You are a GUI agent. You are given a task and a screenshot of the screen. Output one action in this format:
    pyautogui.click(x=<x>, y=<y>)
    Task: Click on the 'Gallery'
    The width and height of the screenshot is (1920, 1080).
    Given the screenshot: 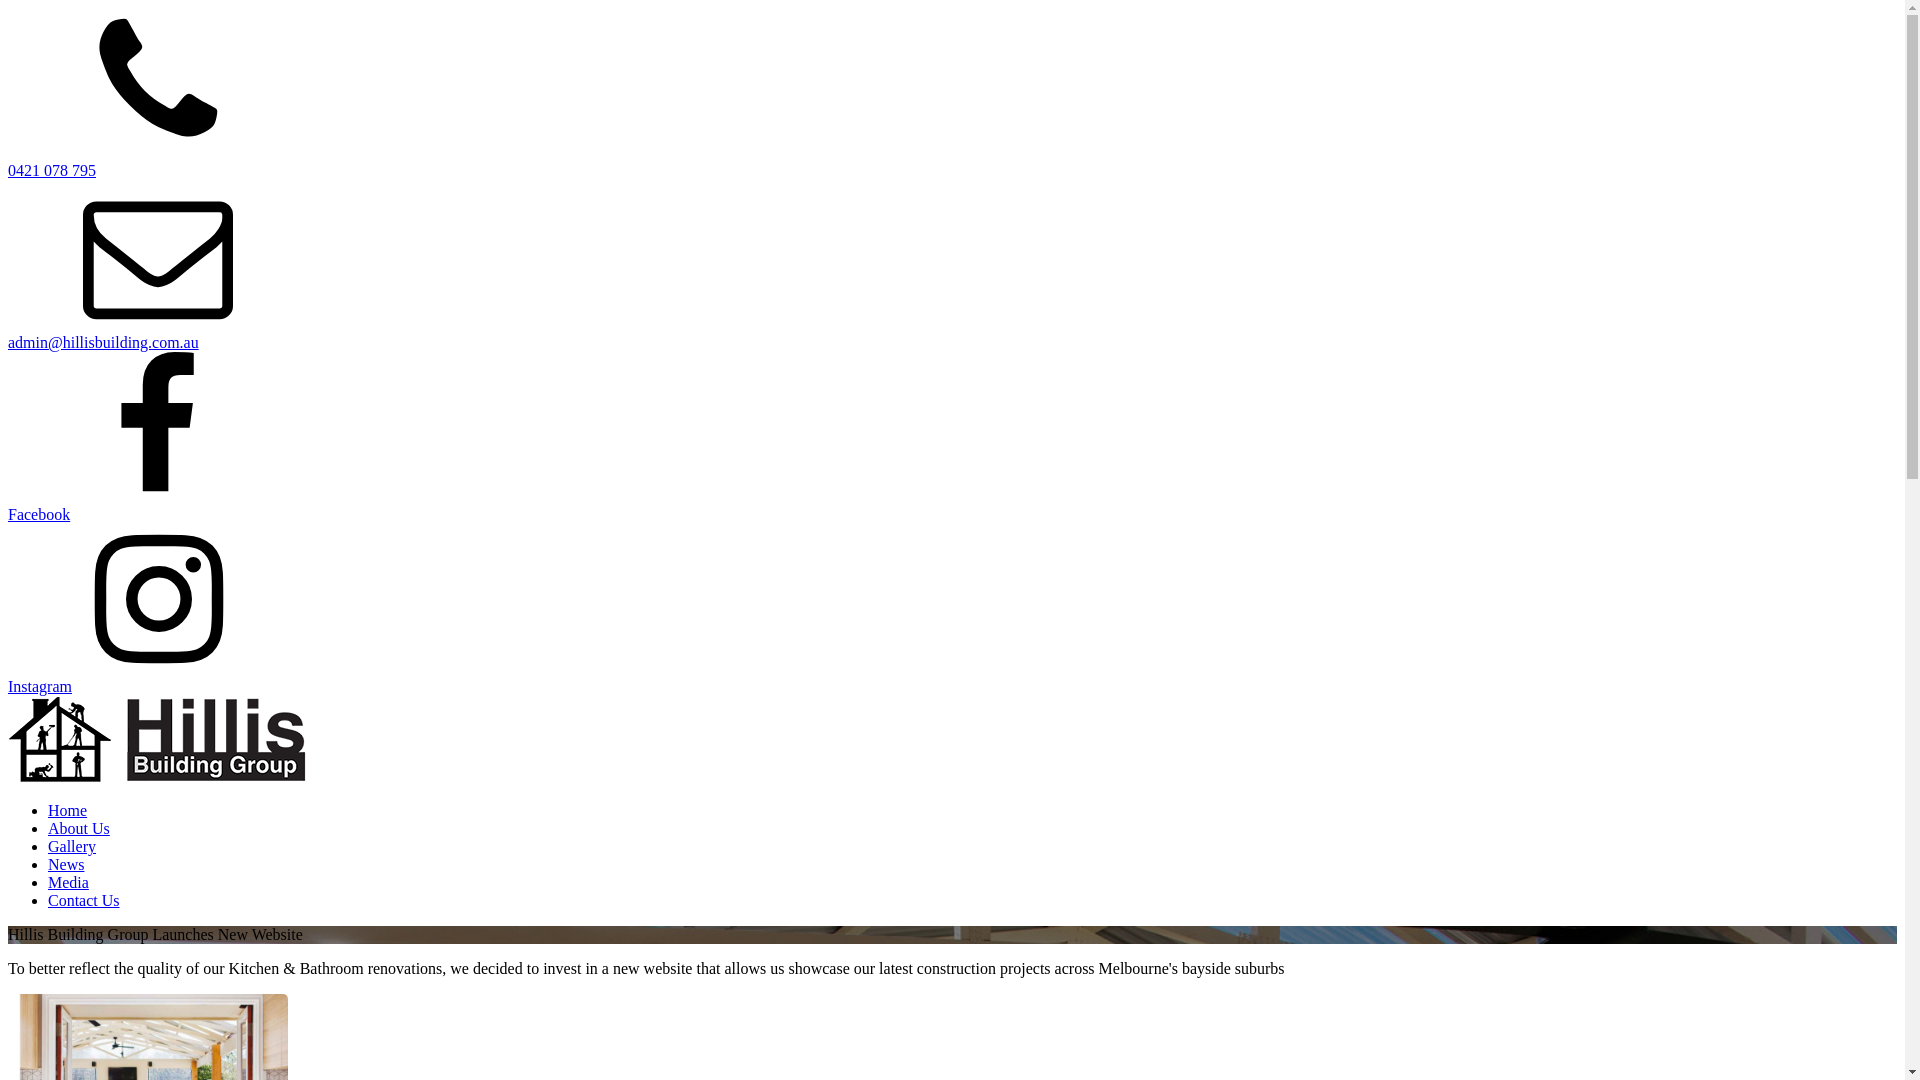 What is the action you would take?
    pyautogui.click(x=72, y=846)
    